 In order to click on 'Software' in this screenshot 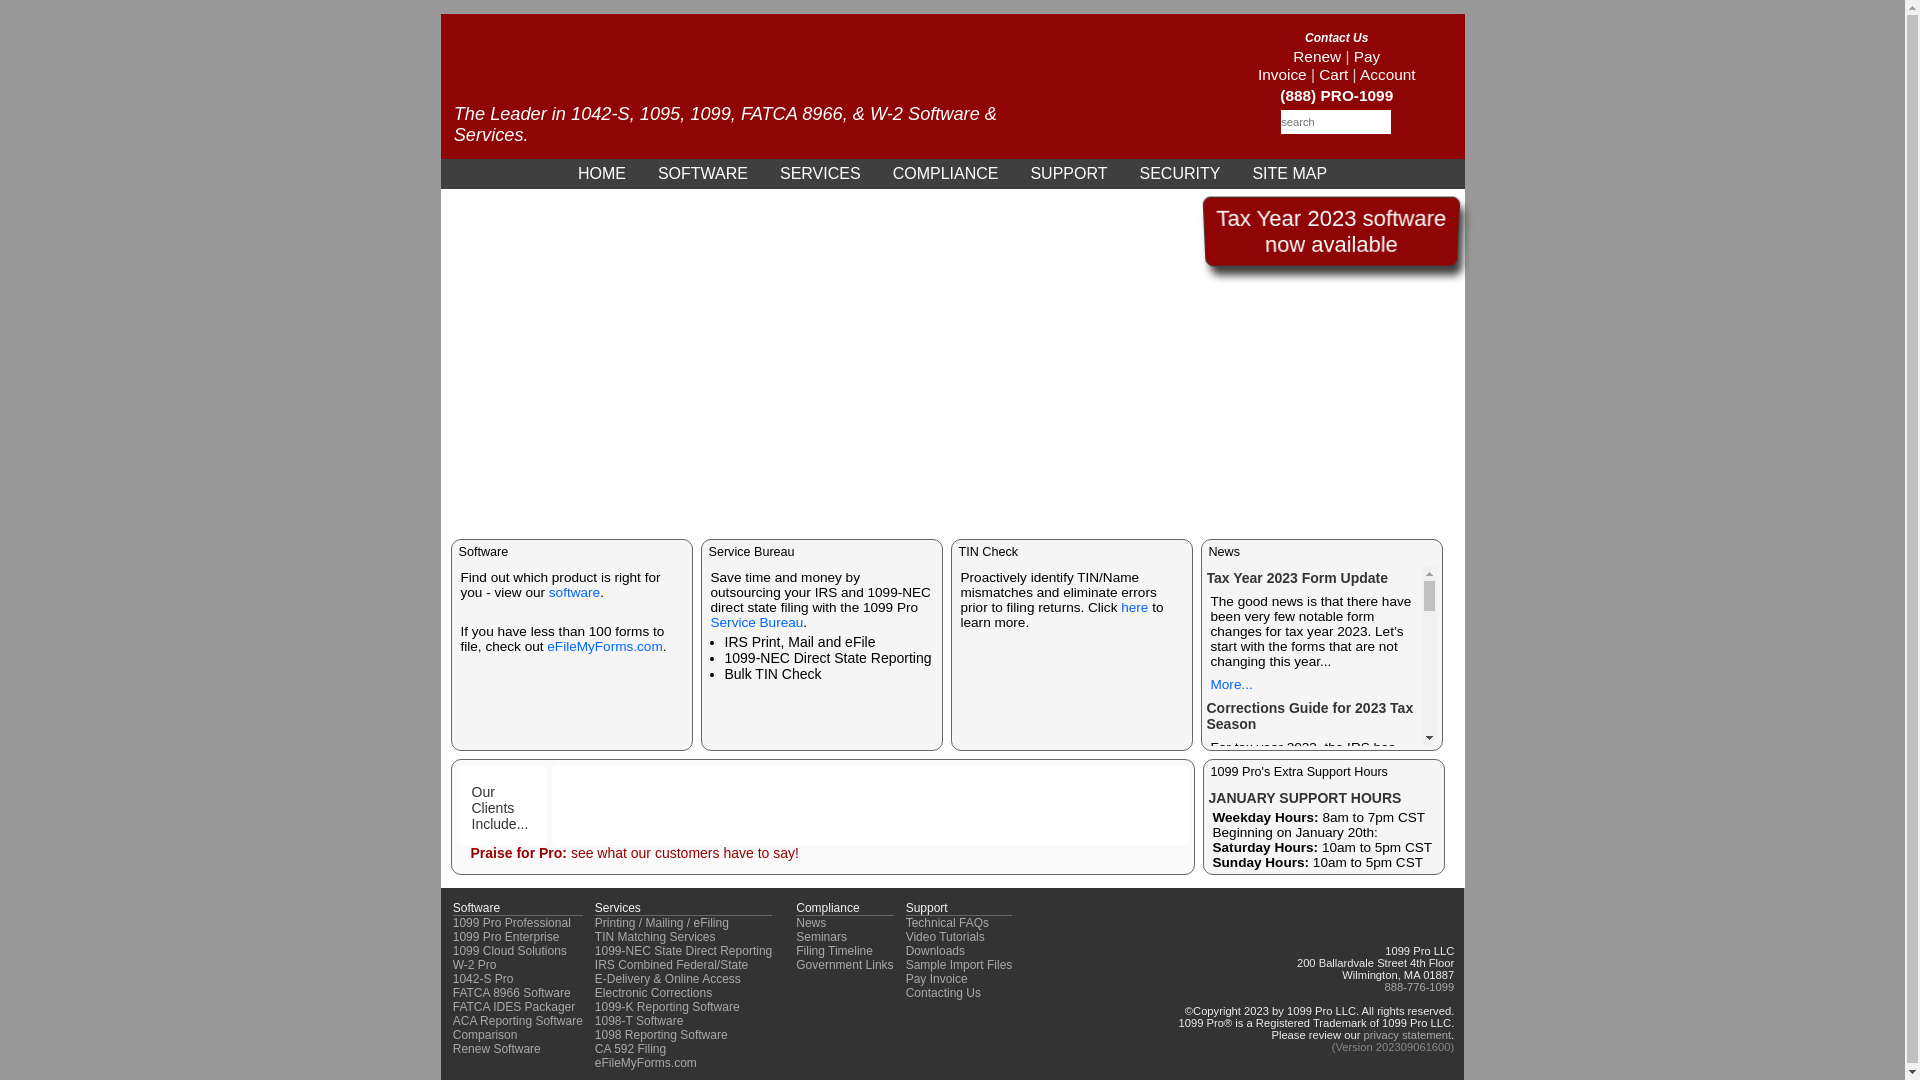, I will do `click(475, 907)`.